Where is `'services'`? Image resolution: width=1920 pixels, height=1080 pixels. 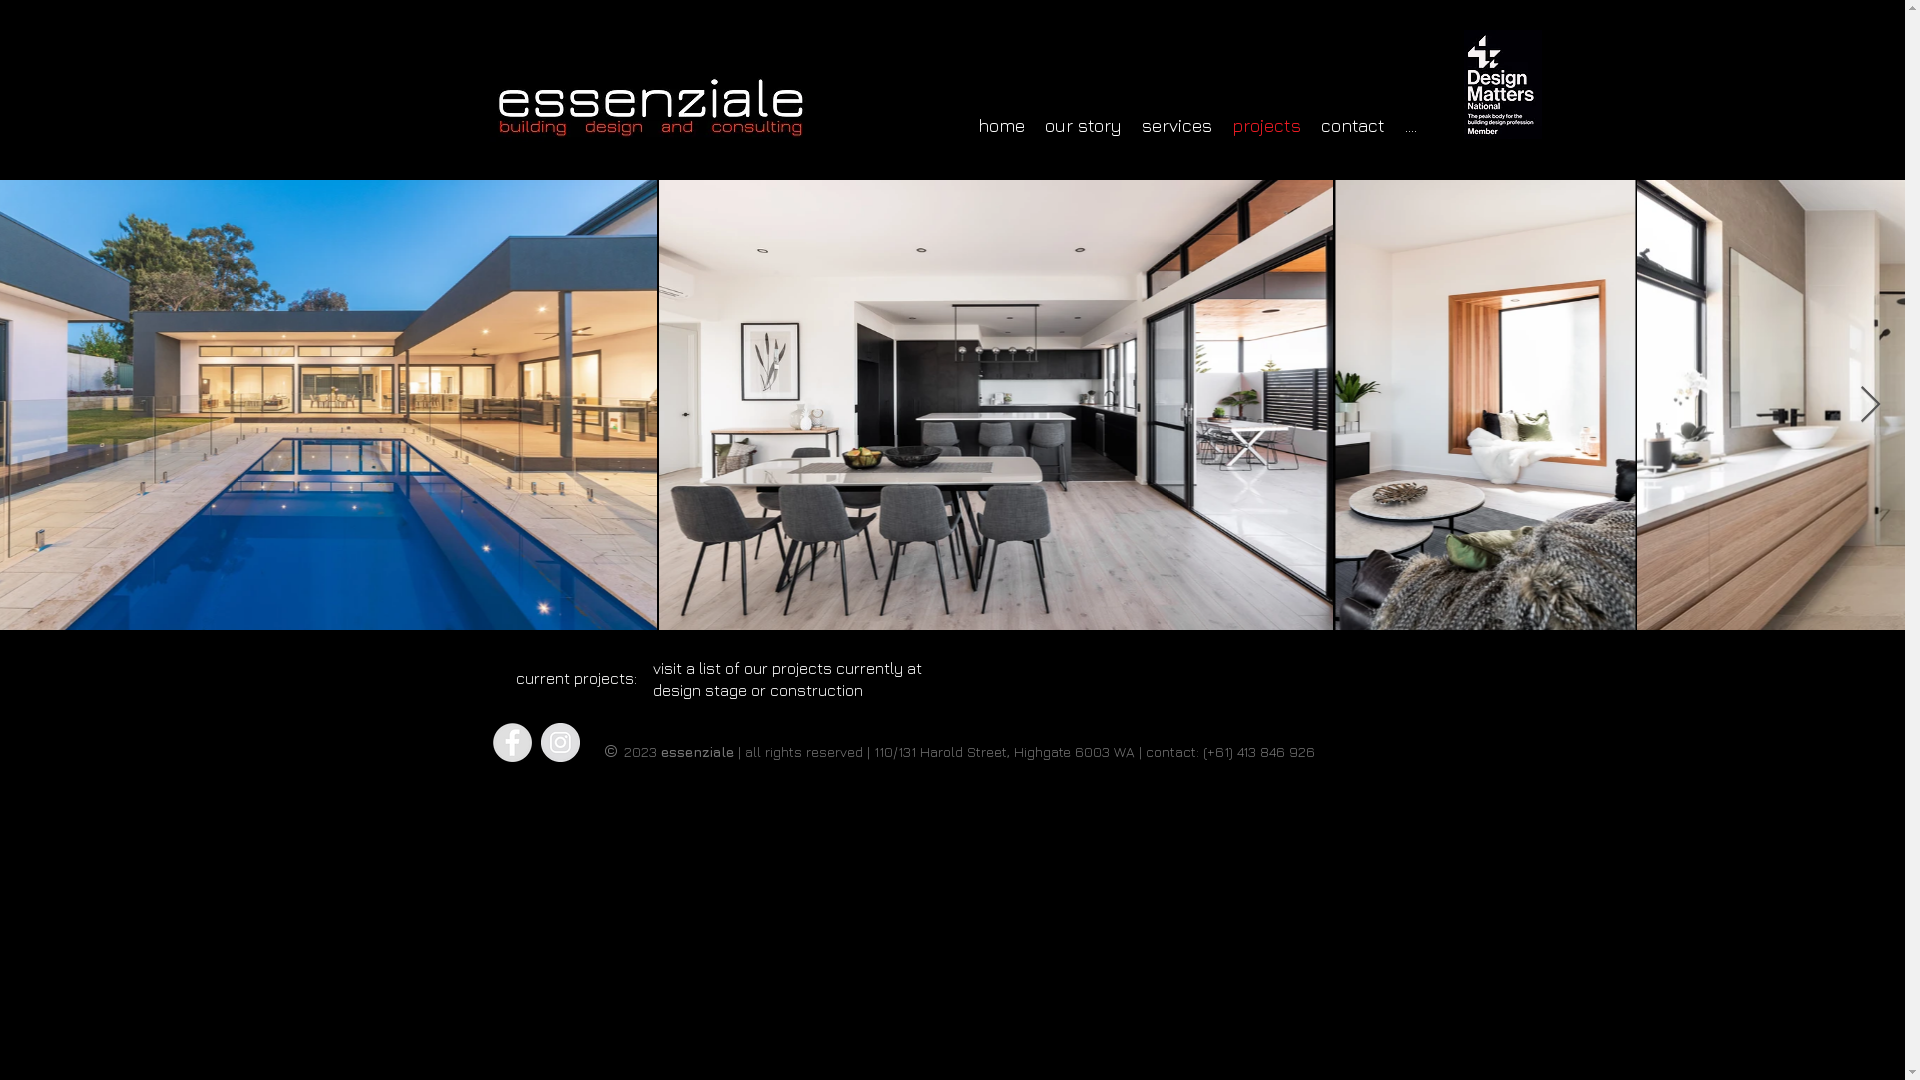 'services' is located at coordinates (1176, 126).